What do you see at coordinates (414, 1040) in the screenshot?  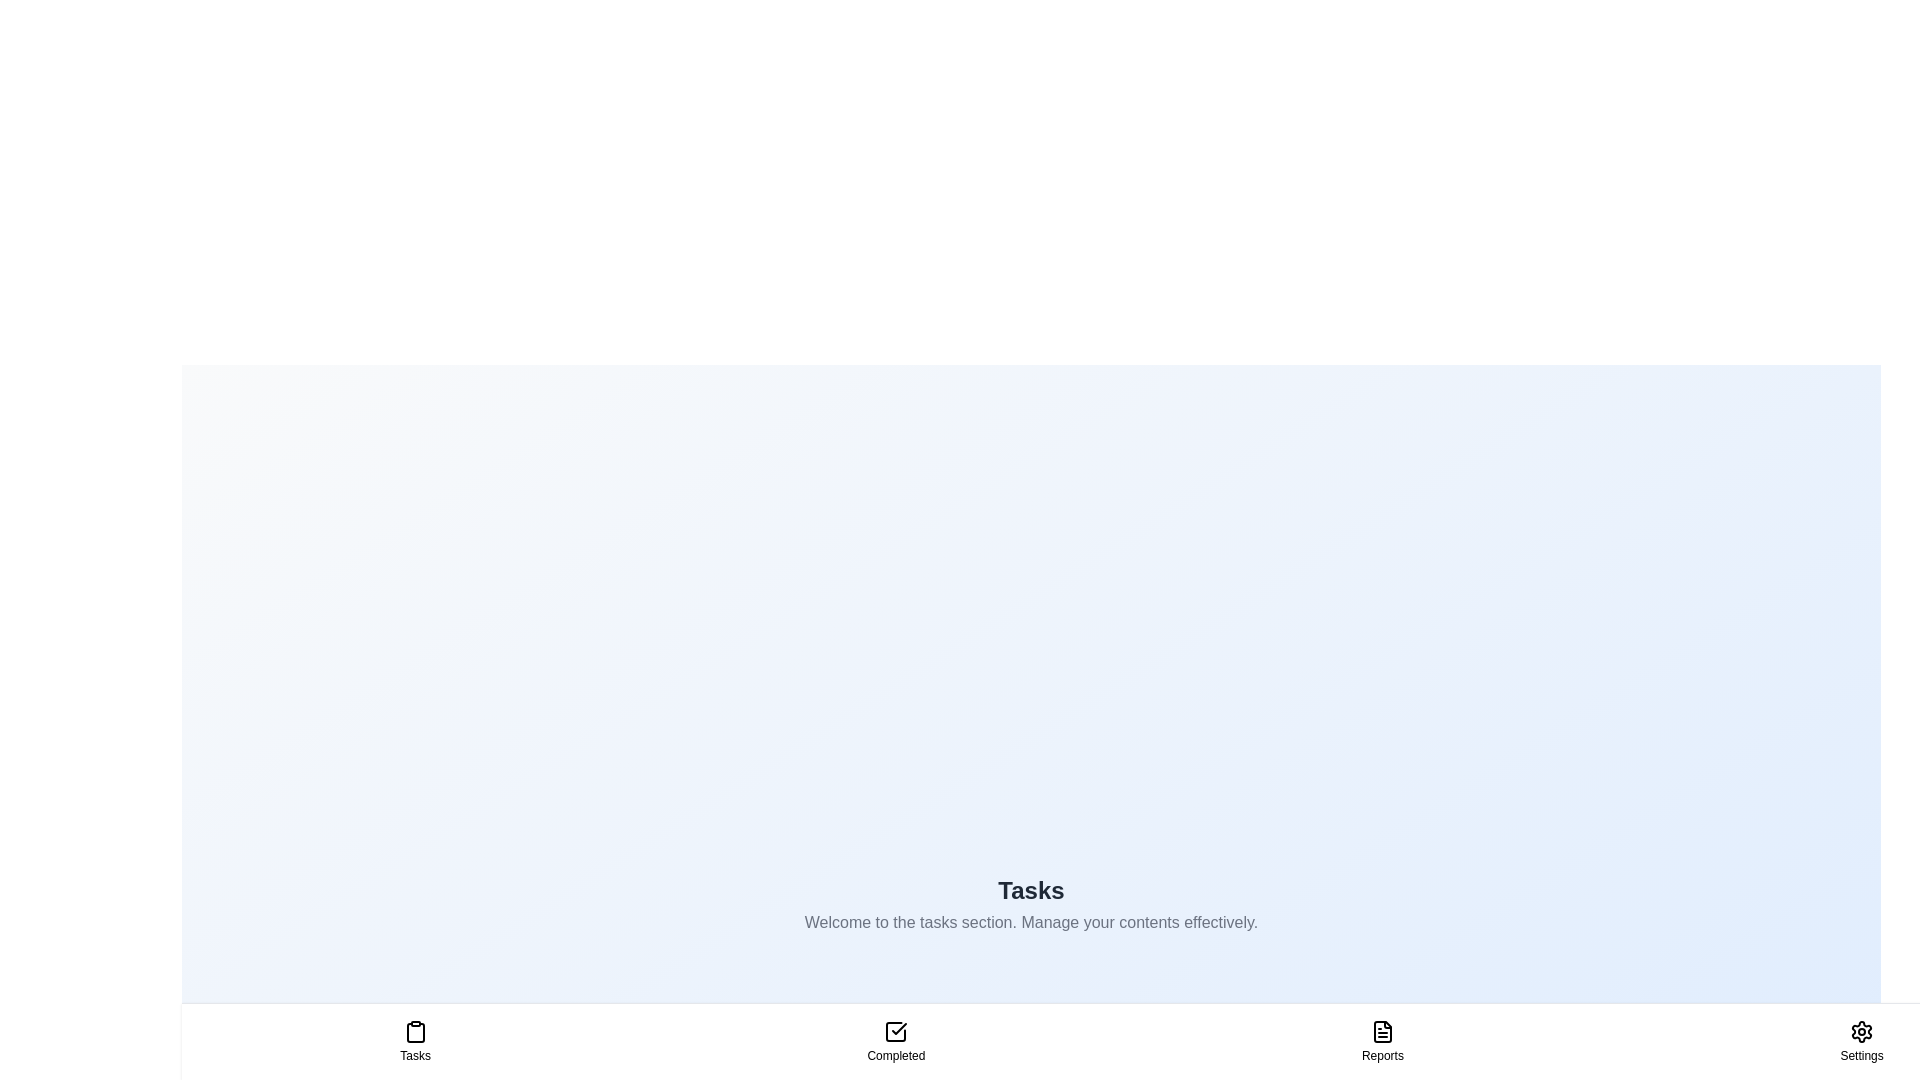 I see `the Tasks tab to navigate to it` at bounding box center [414, 1040].